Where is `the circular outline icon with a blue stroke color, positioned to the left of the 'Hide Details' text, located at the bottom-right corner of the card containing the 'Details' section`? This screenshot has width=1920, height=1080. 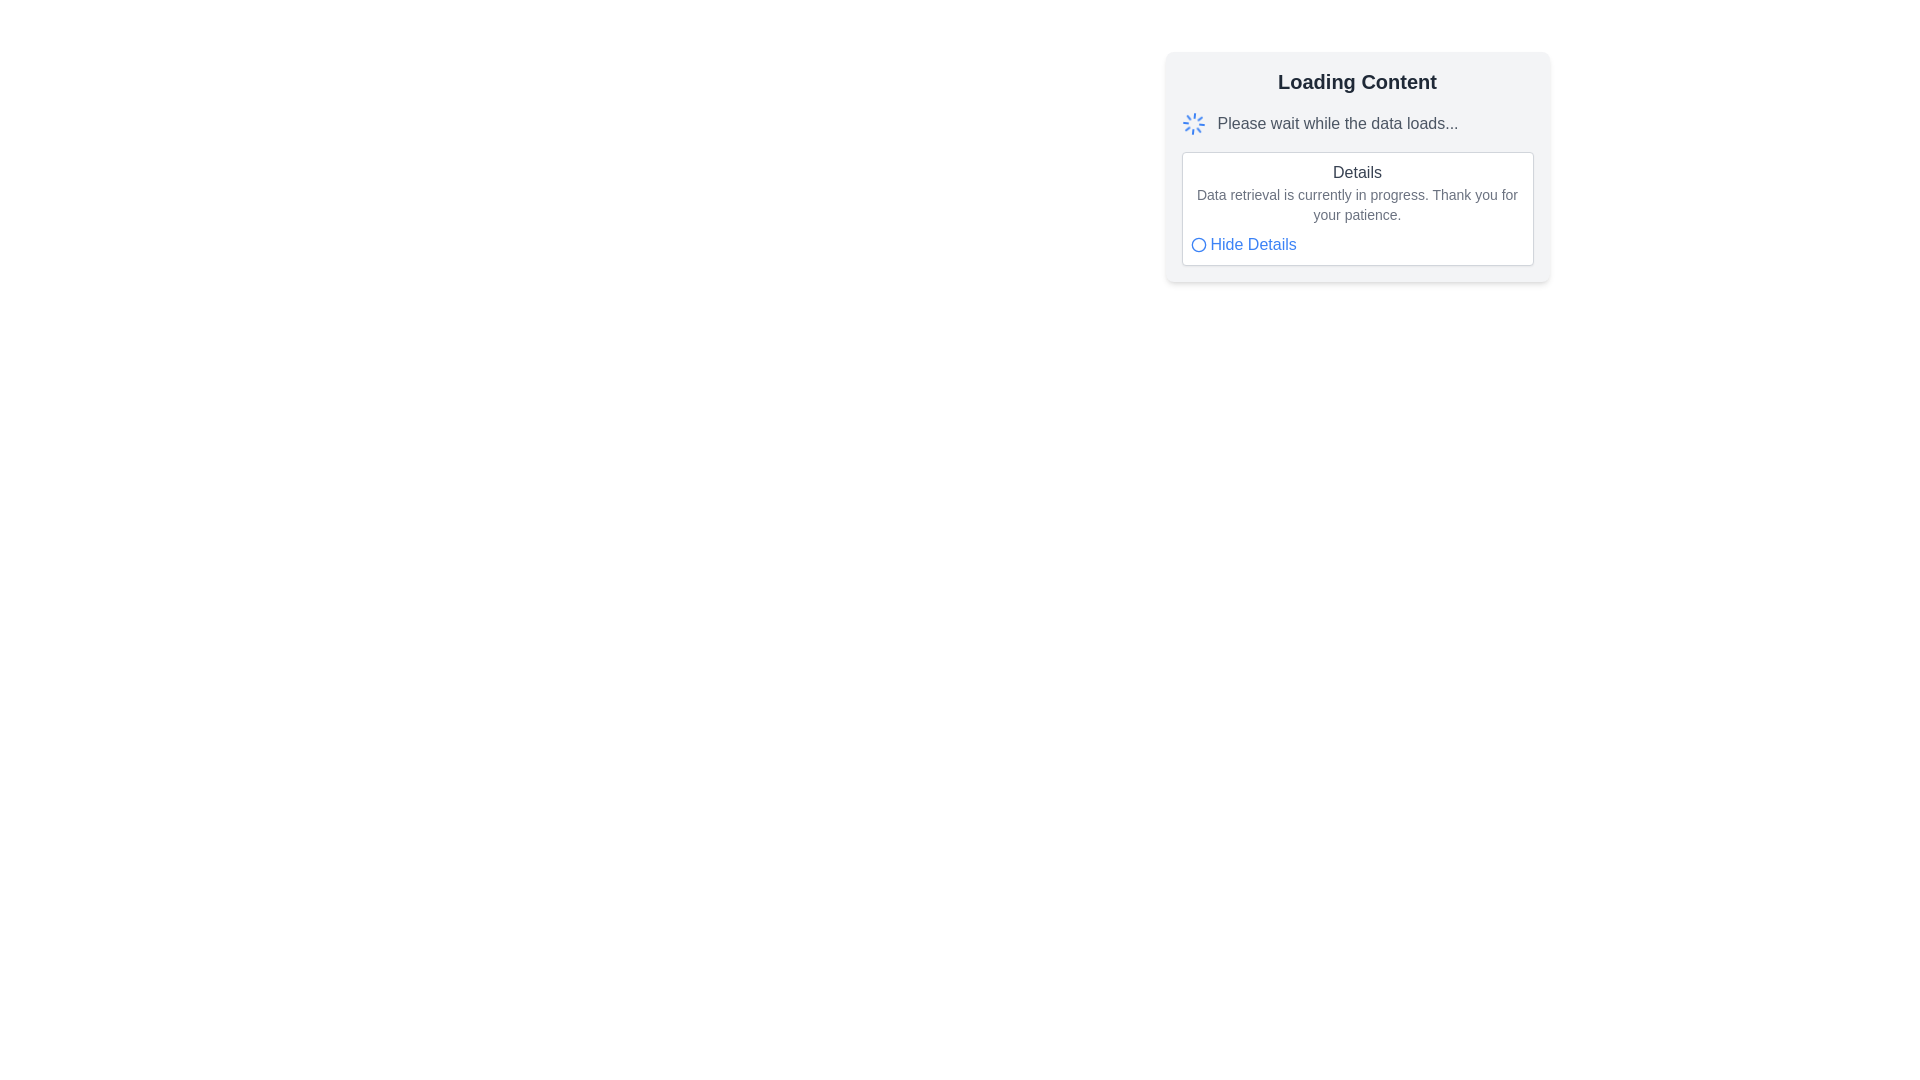
the circular outline icon with a blue stroke color, positioned to the left of the 'Hide Details' text, located at the bottom-right corner of the card containing the 'Details' section is located at coordinates (1198, 244).